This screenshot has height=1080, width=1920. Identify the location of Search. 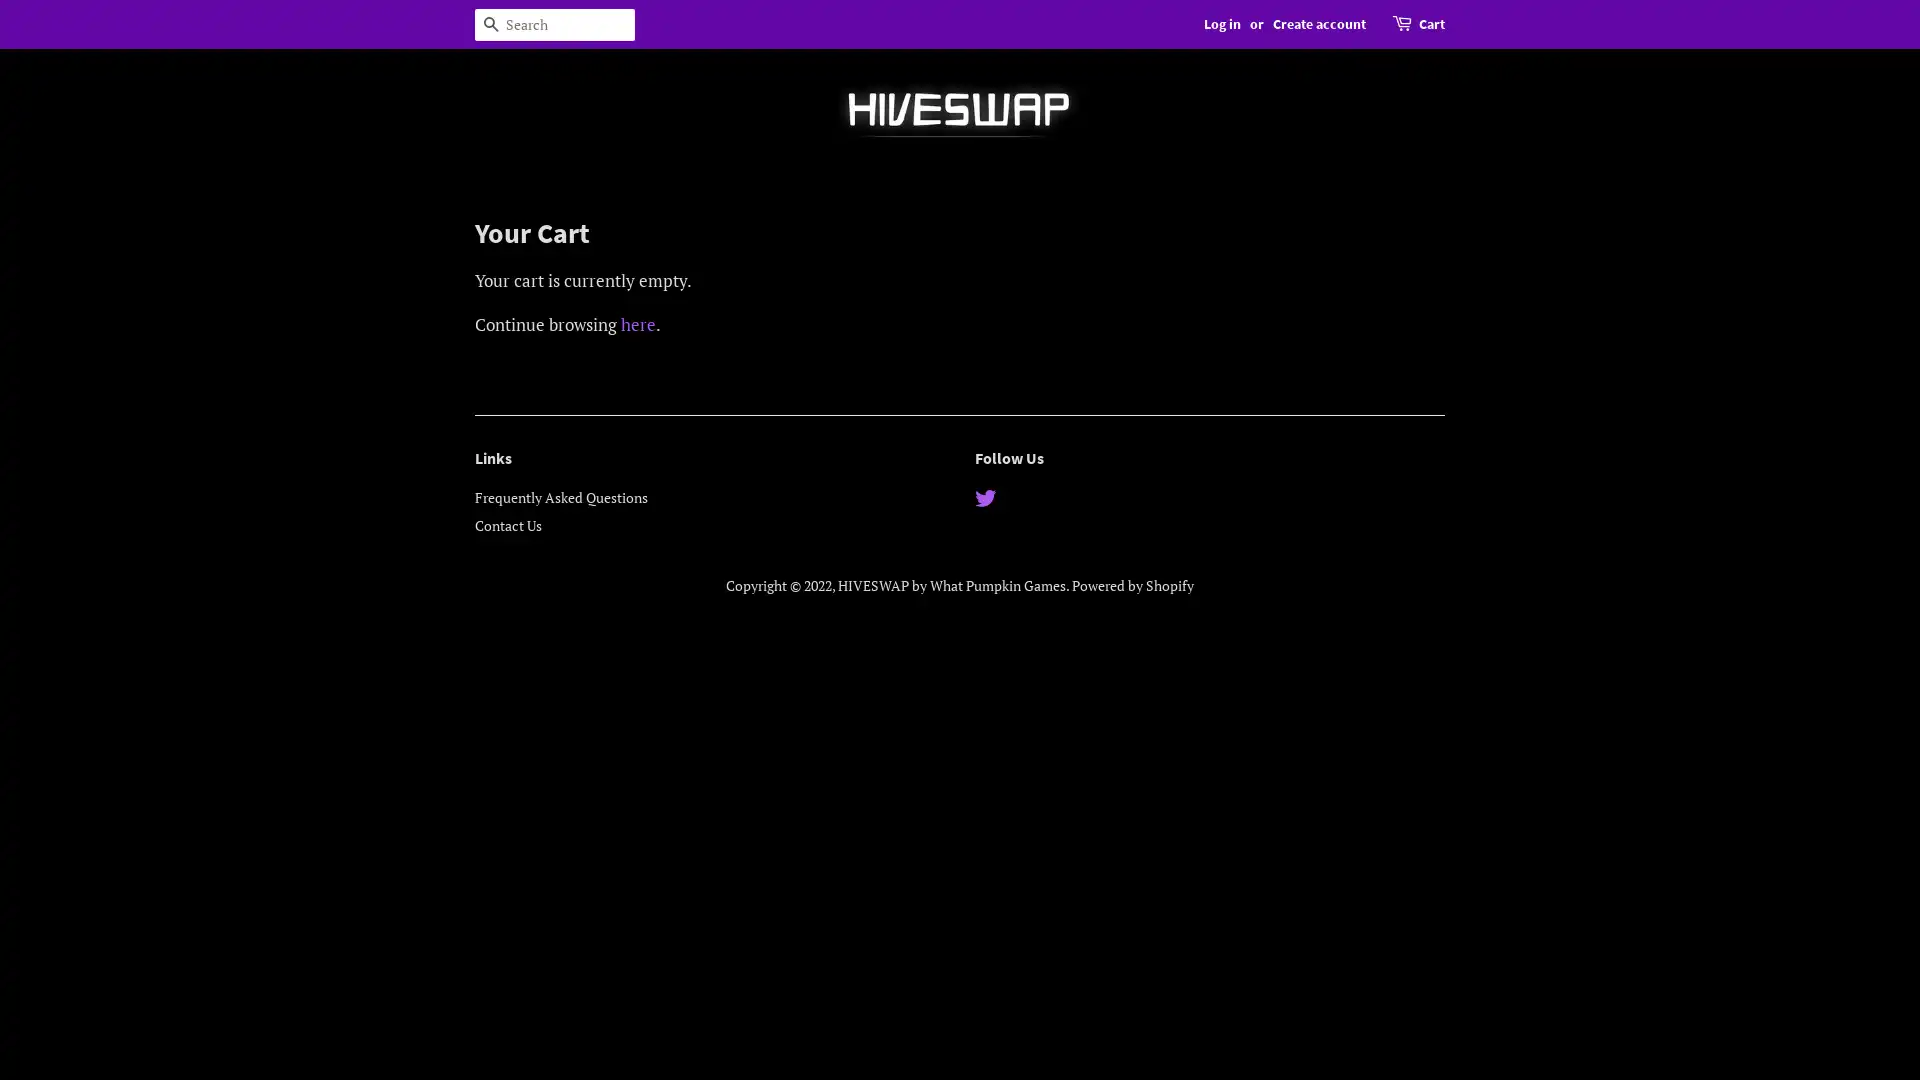
(490, 24).